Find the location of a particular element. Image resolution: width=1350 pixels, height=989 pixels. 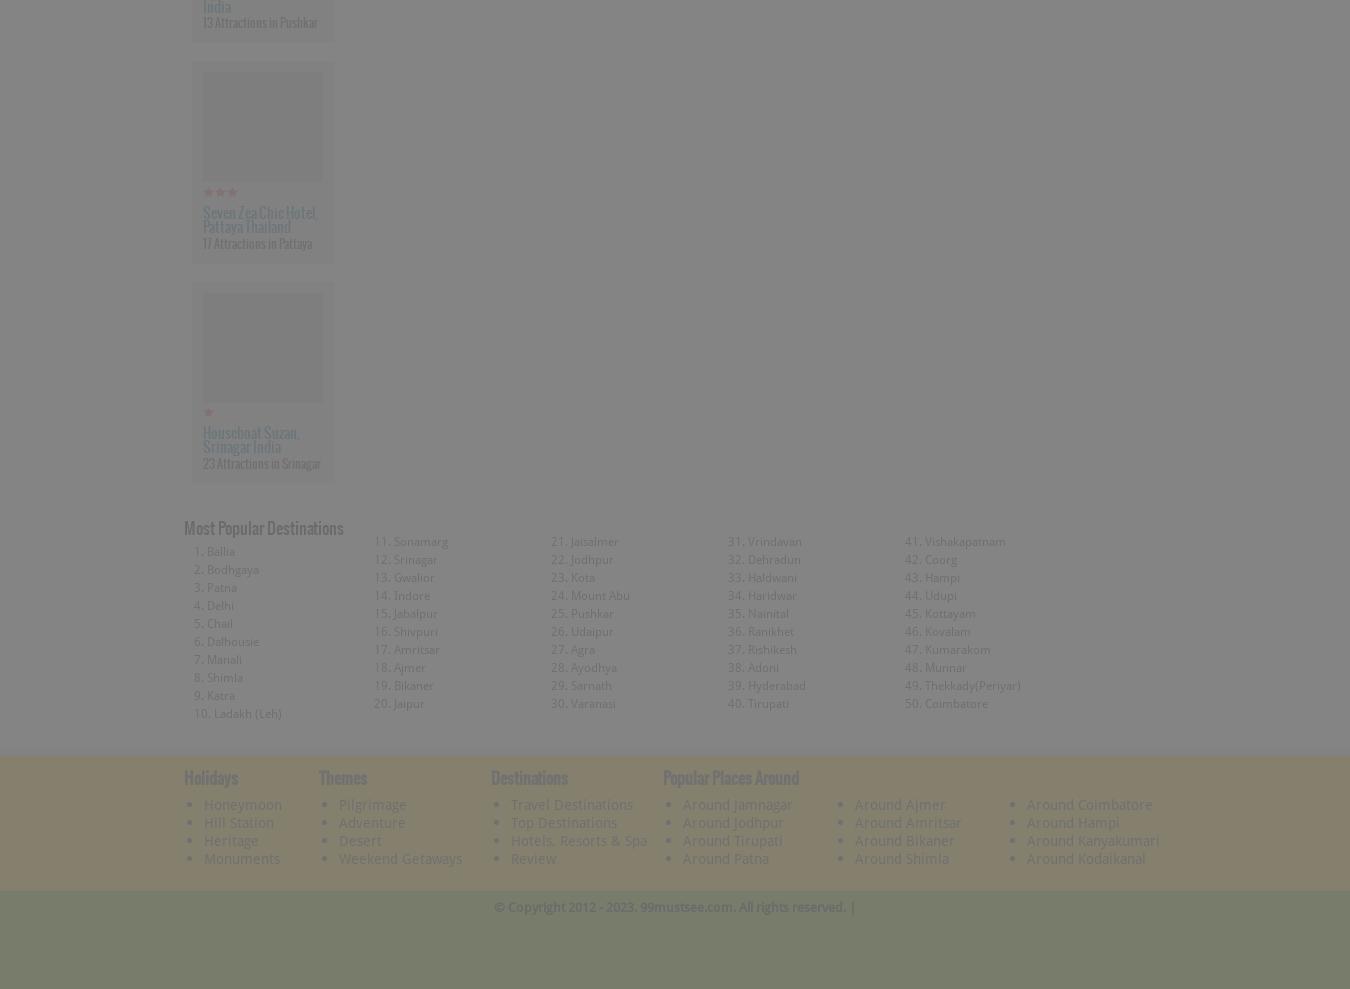

'Ayodhya' is located at coordinates (593, 665).